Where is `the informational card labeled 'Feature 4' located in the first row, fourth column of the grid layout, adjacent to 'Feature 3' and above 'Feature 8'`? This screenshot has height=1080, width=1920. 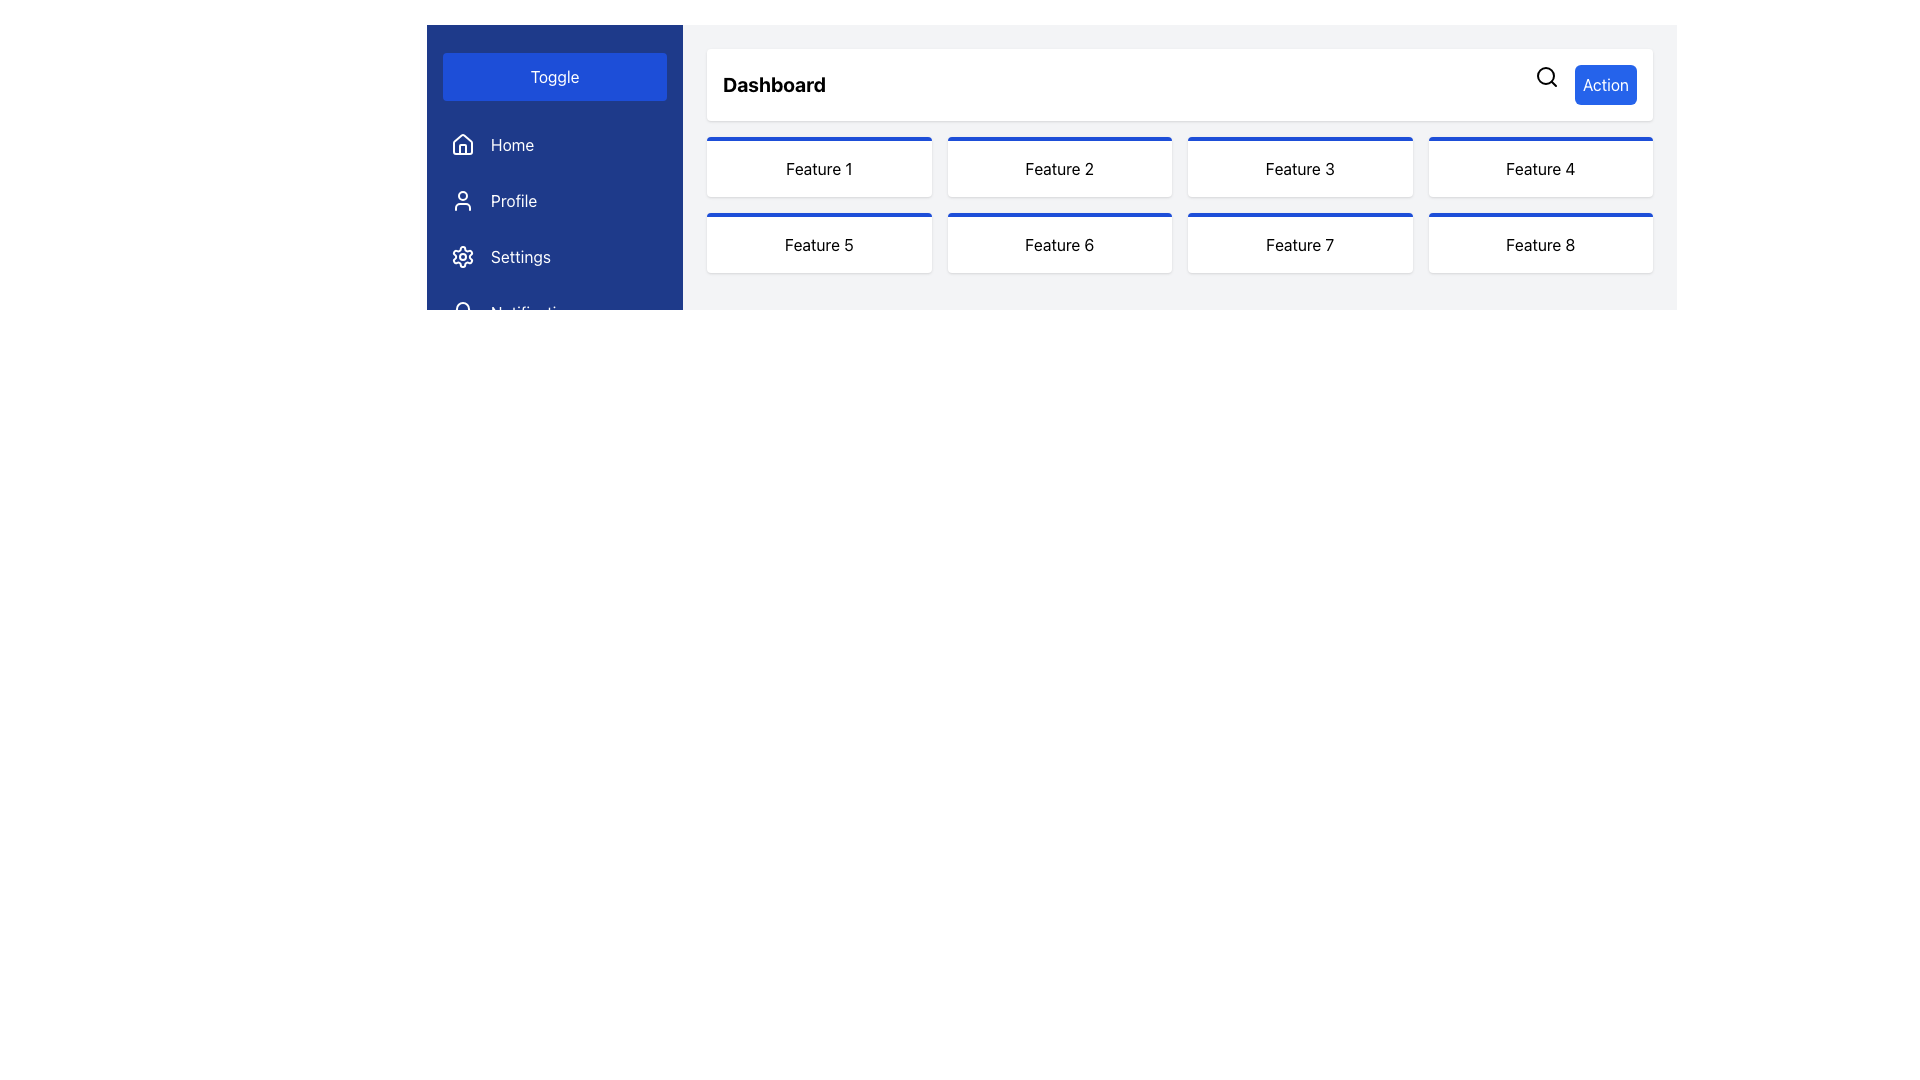 the informational card labeled 'Feature 4' located in the first row, fourth column of the grid layout, adjacent to 'Feature 3' and above 'Feature 8' is located at coordinates (1539, 165).